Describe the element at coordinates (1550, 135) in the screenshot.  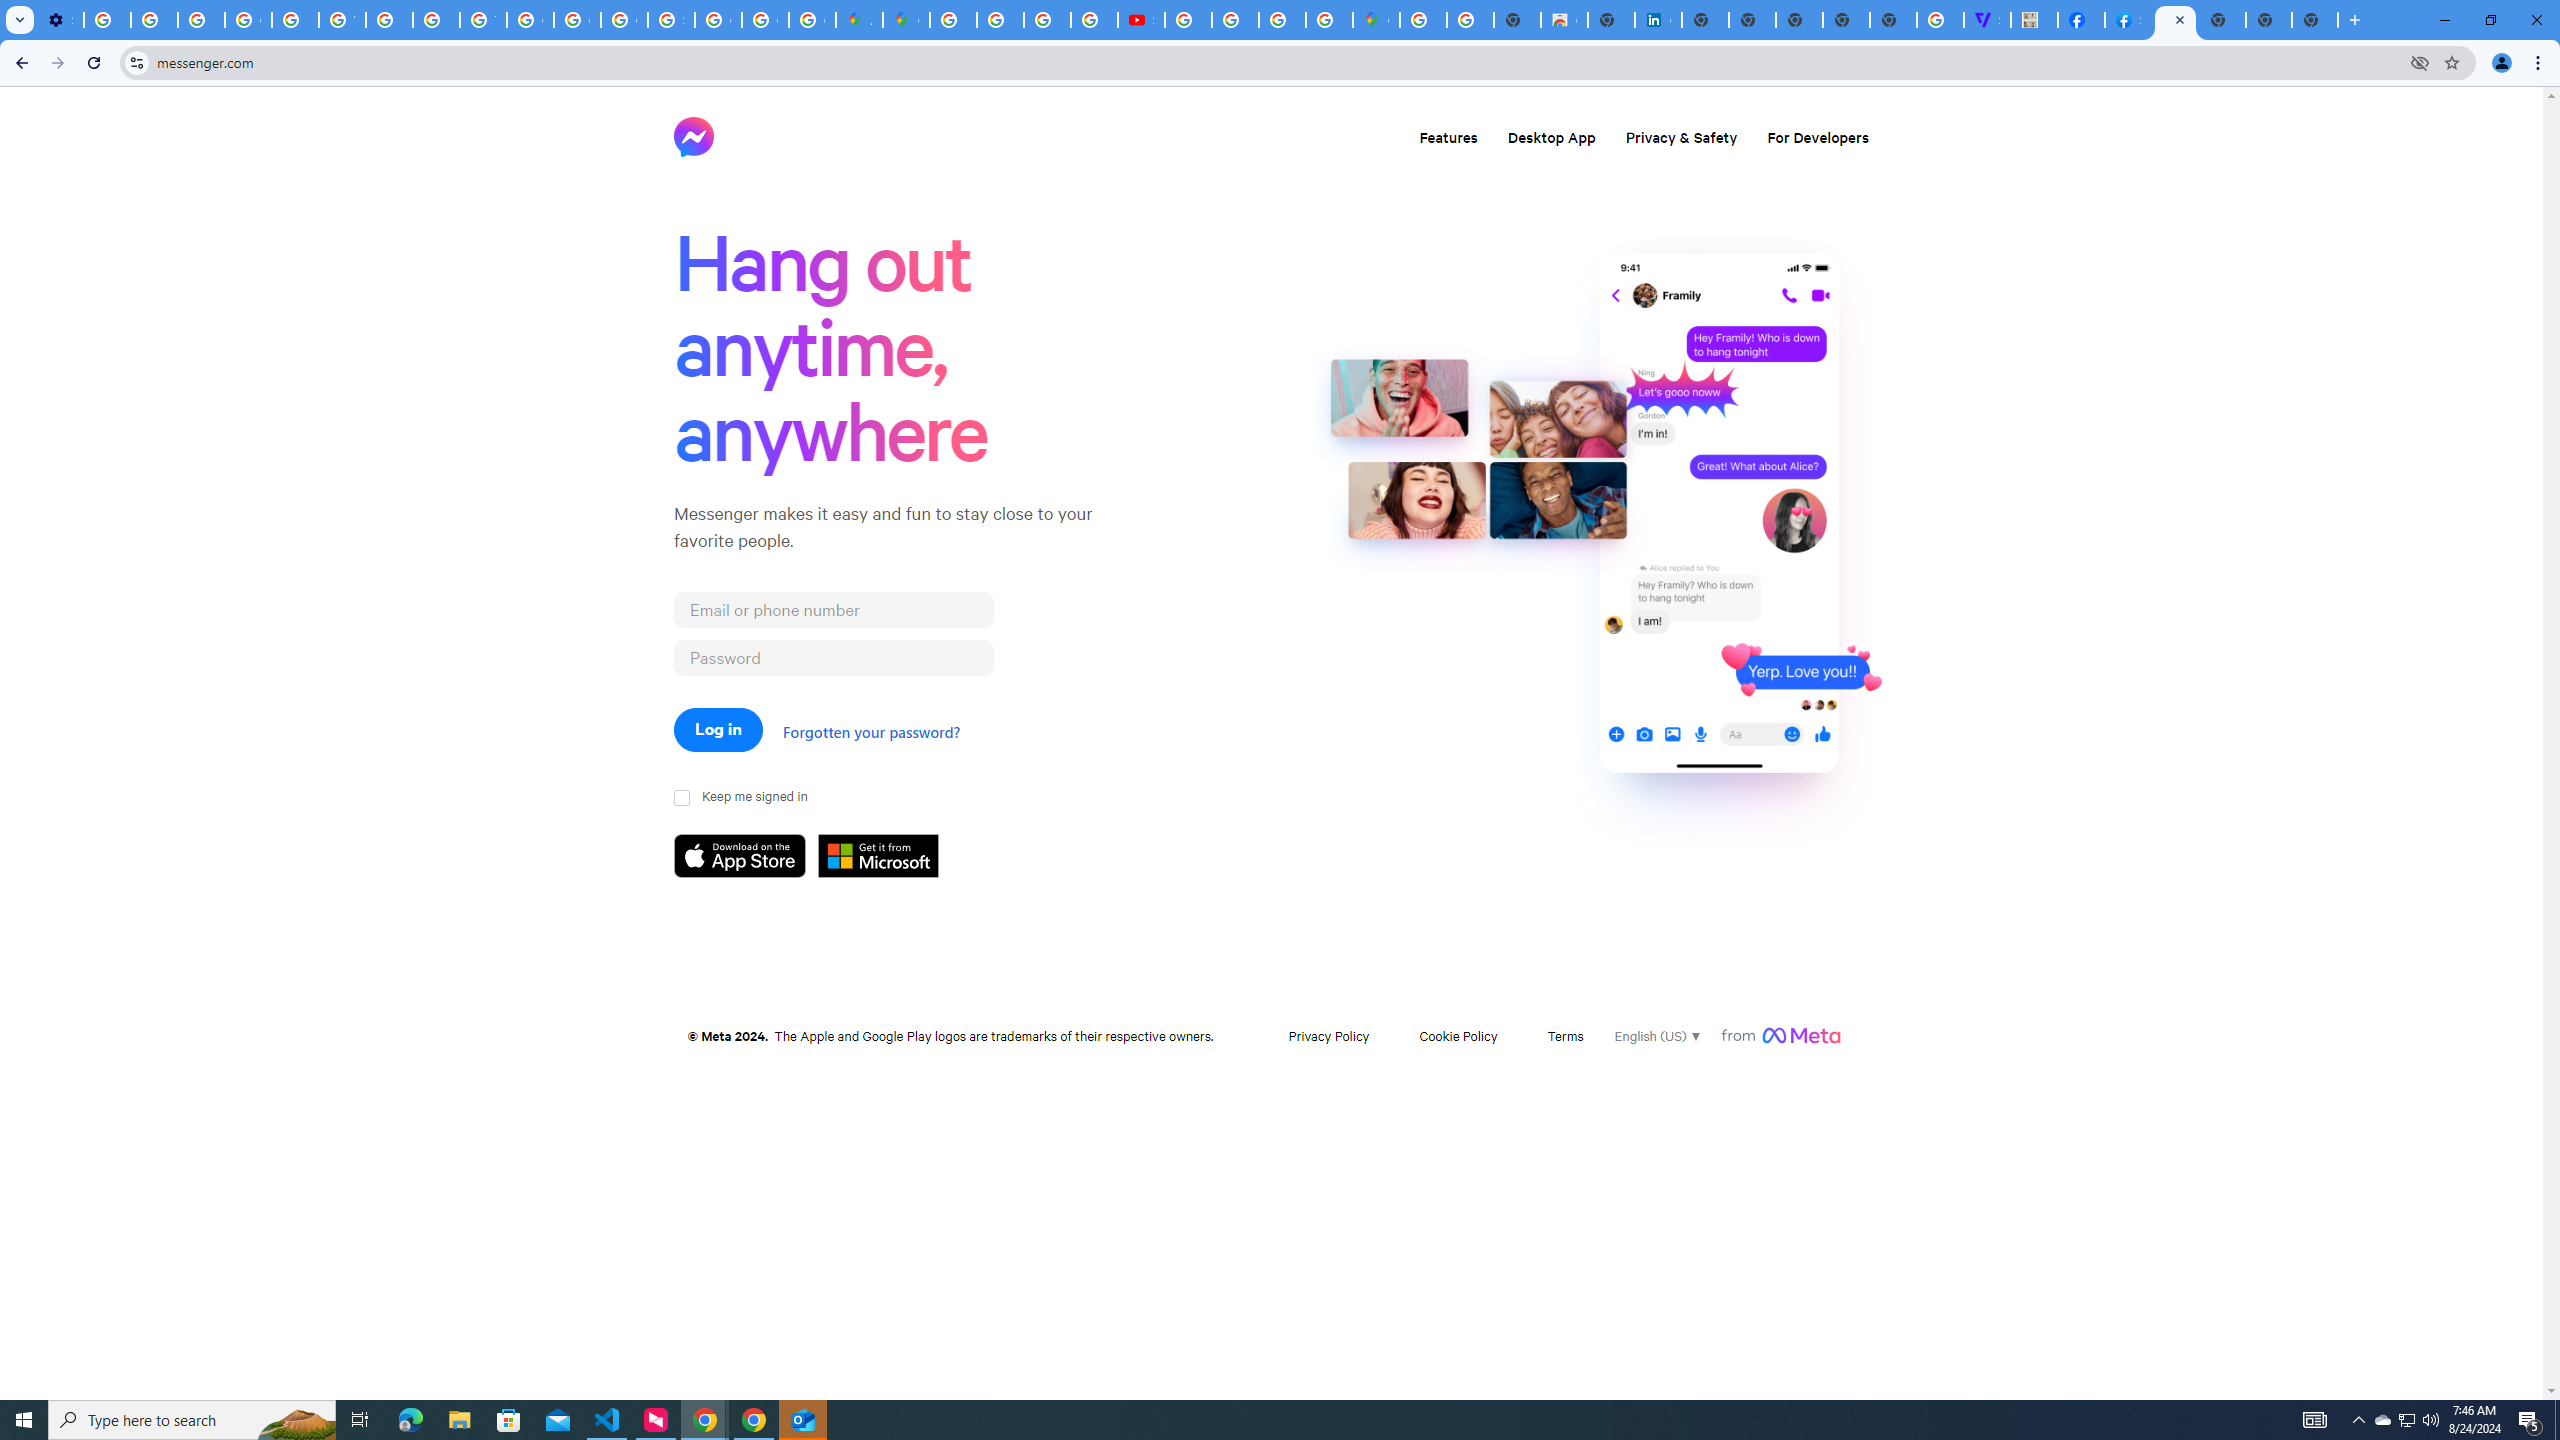
I see `'Desktop App'` at that location.